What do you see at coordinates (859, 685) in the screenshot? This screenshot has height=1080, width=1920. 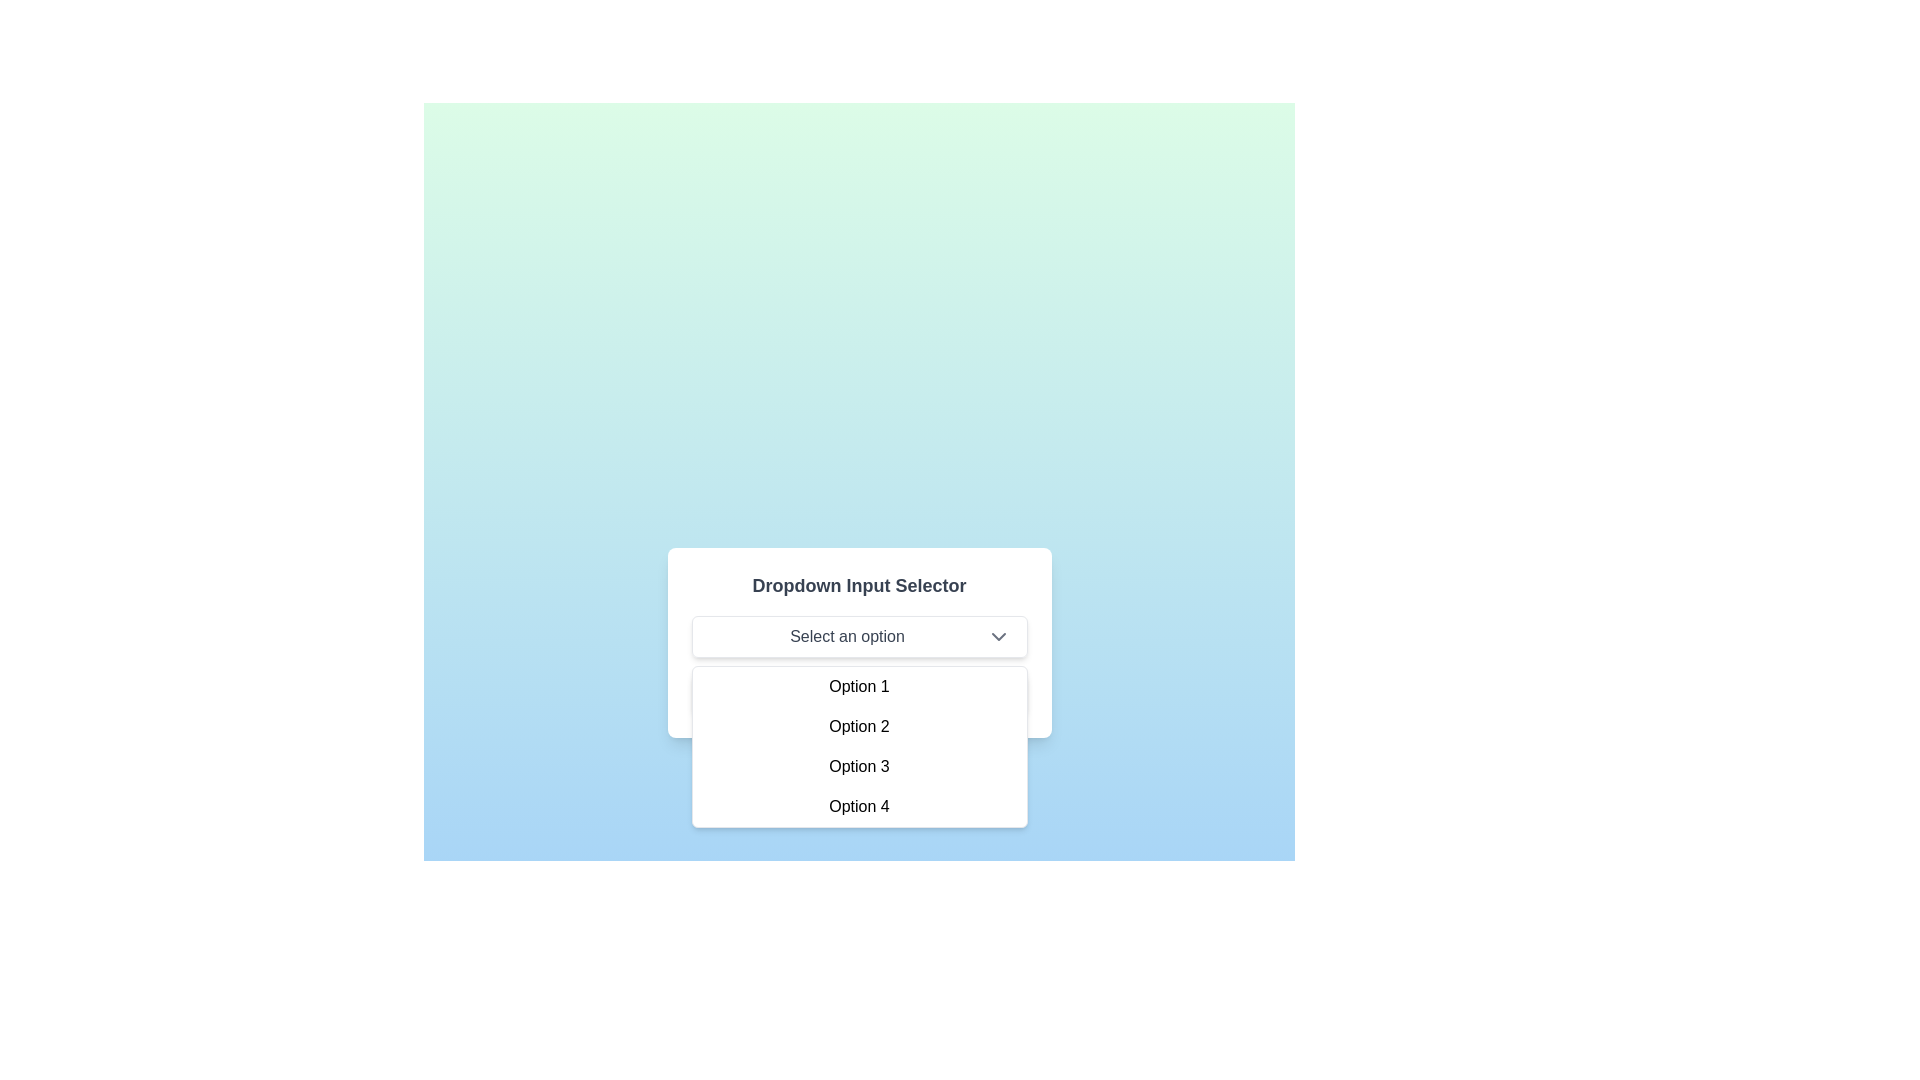 I see `the first option in the dropdown menu` at bounding box center [859, 685].